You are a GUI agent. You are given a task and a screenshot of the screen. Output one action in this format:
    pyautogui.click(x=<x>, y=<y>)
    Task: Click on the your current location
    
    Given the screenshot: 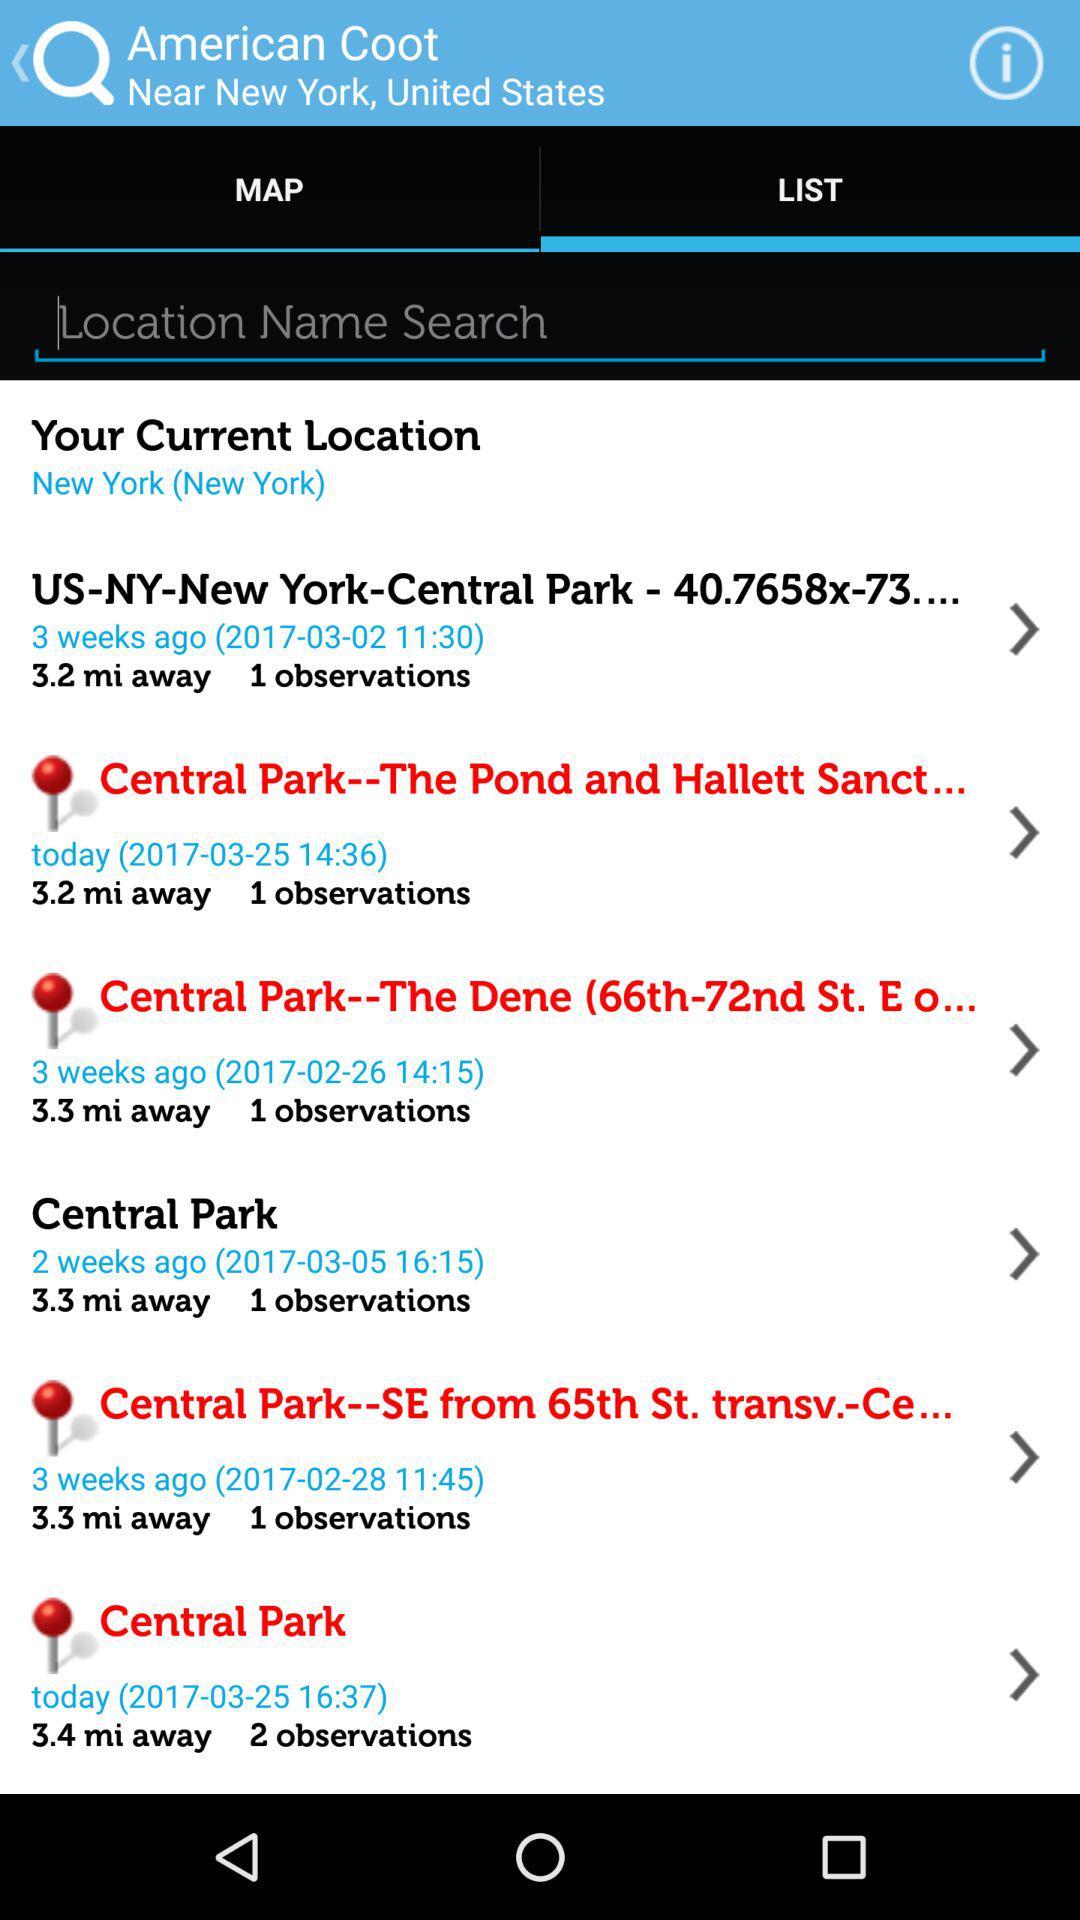 What is the action you would take?
    pyautogui.click(x=255, y=435)
    